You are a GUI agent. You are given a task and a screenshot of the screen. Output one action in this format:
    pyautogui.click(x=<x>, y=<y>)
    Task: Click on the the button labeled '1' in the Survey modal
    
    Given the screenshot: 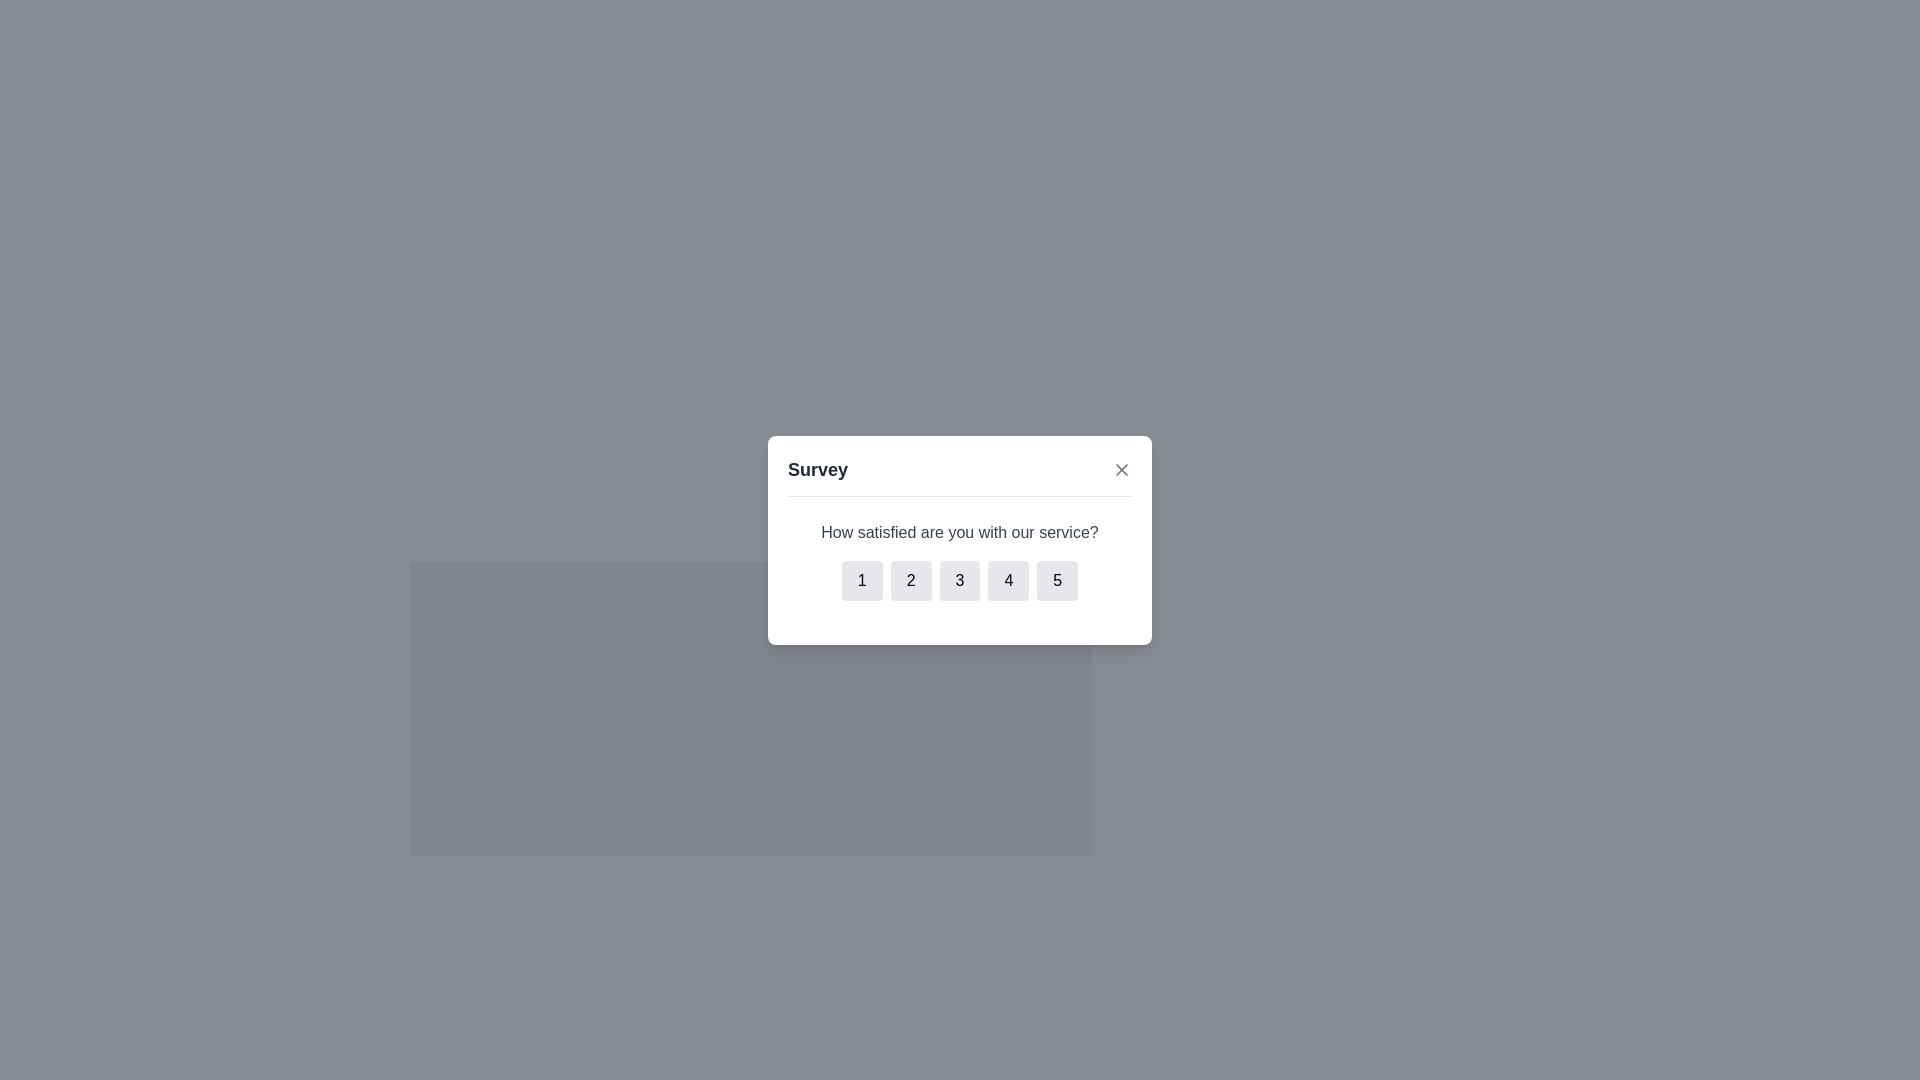 What is the action you would take?
    pyautogui.click(x=862, y=580)
    